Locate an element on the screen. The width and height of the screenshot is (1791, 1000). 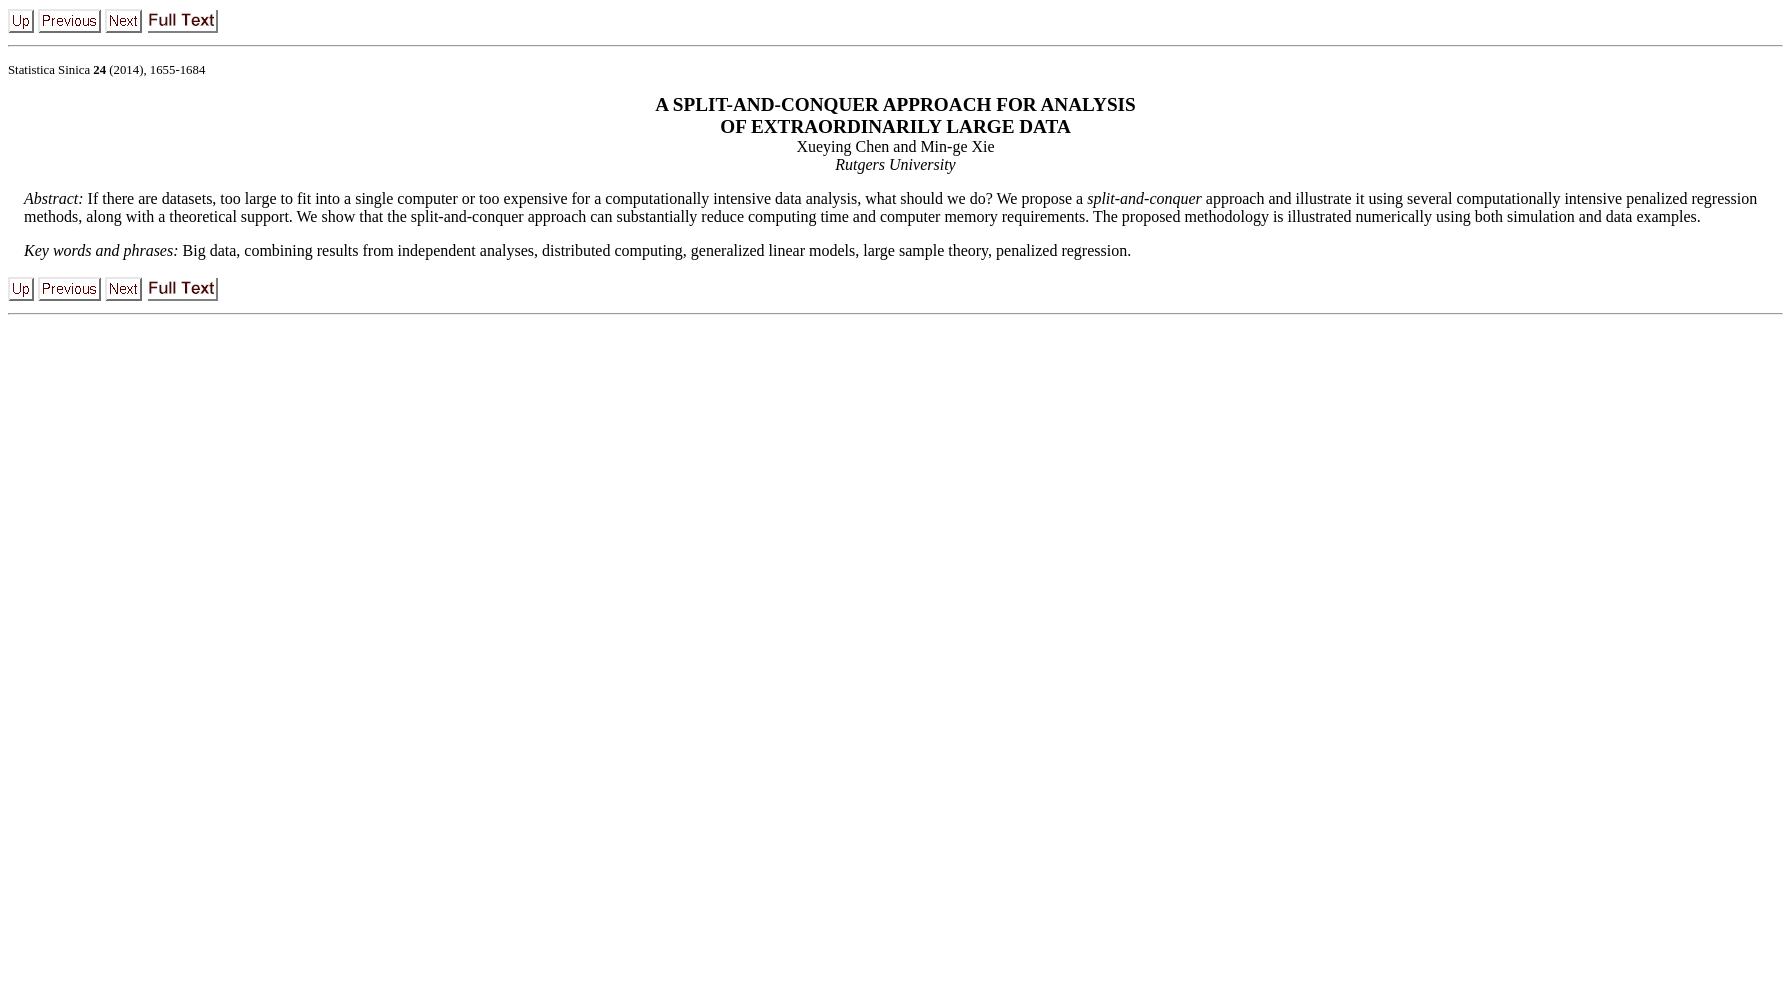
'Xueying Chen and Min-ge Xie' is located at coordinates (894, 146).